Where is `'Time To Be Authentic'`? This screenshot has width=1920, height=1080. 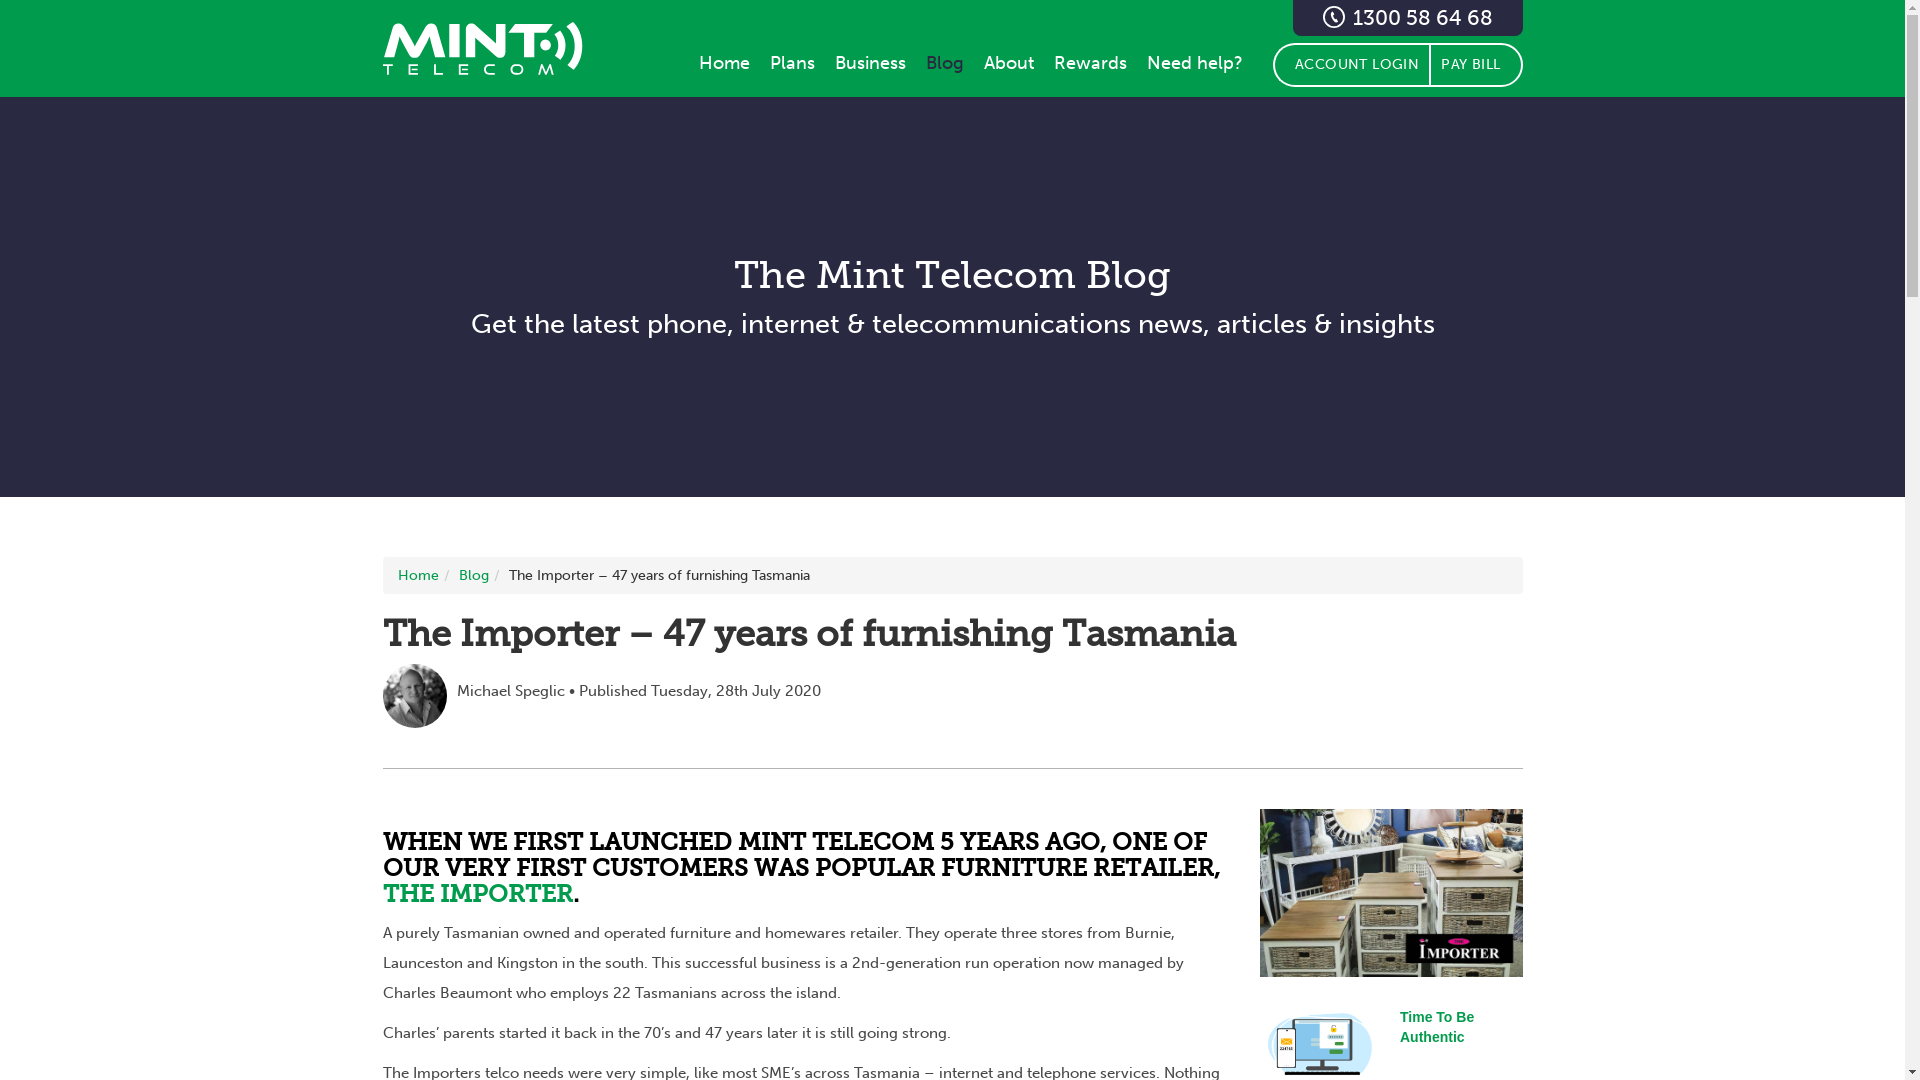 'Time To Be Authentic' is located at coordinates (1399, 1026).